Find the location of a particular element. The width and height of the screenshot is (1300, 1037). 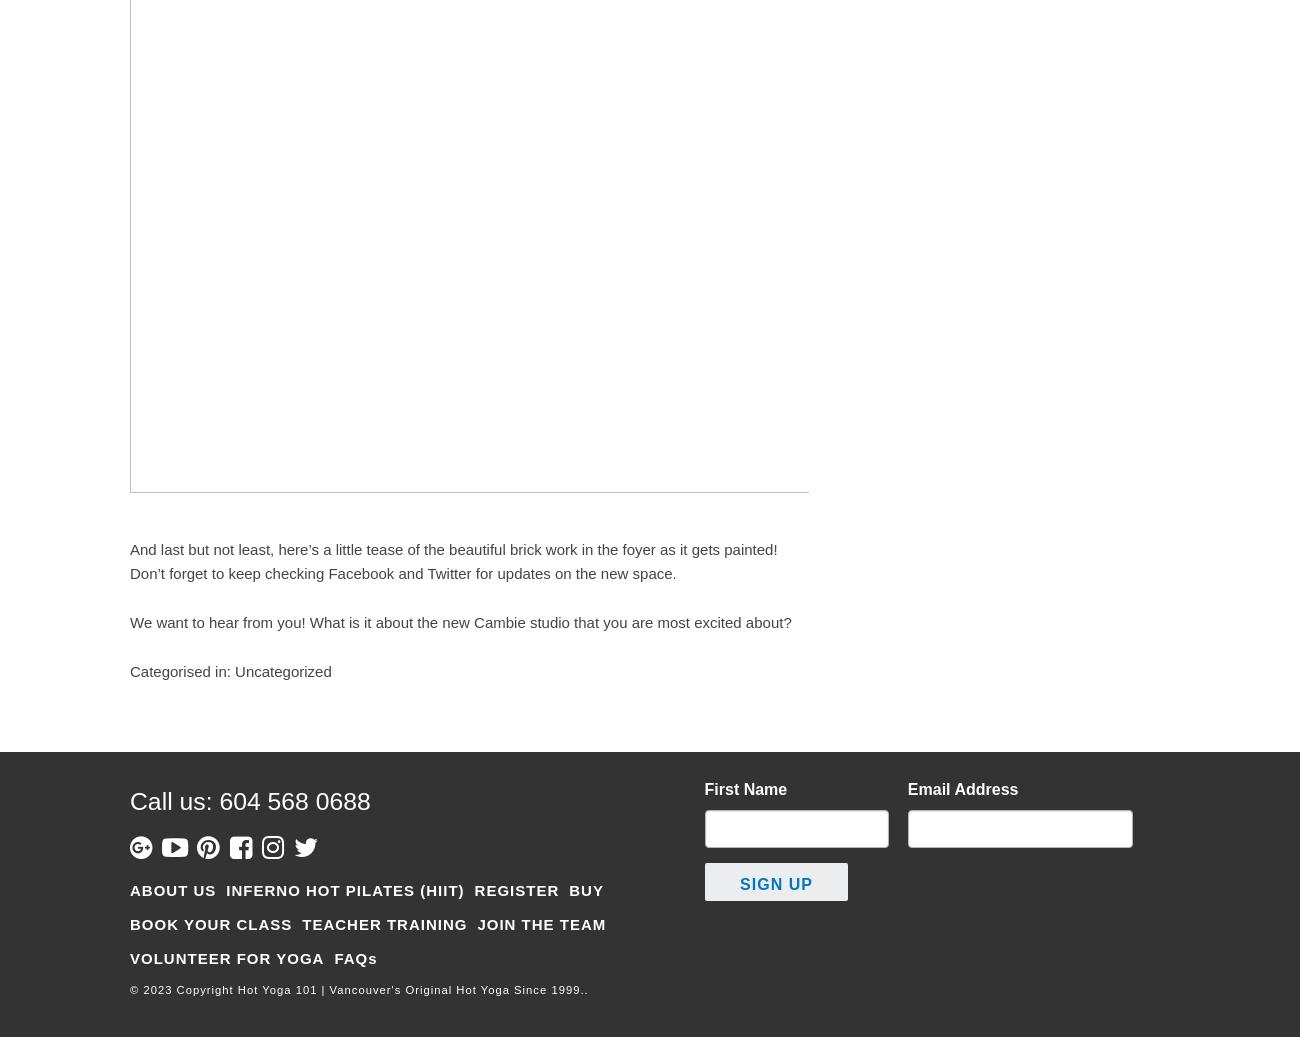

'and' is located at coordinates (410, 573).